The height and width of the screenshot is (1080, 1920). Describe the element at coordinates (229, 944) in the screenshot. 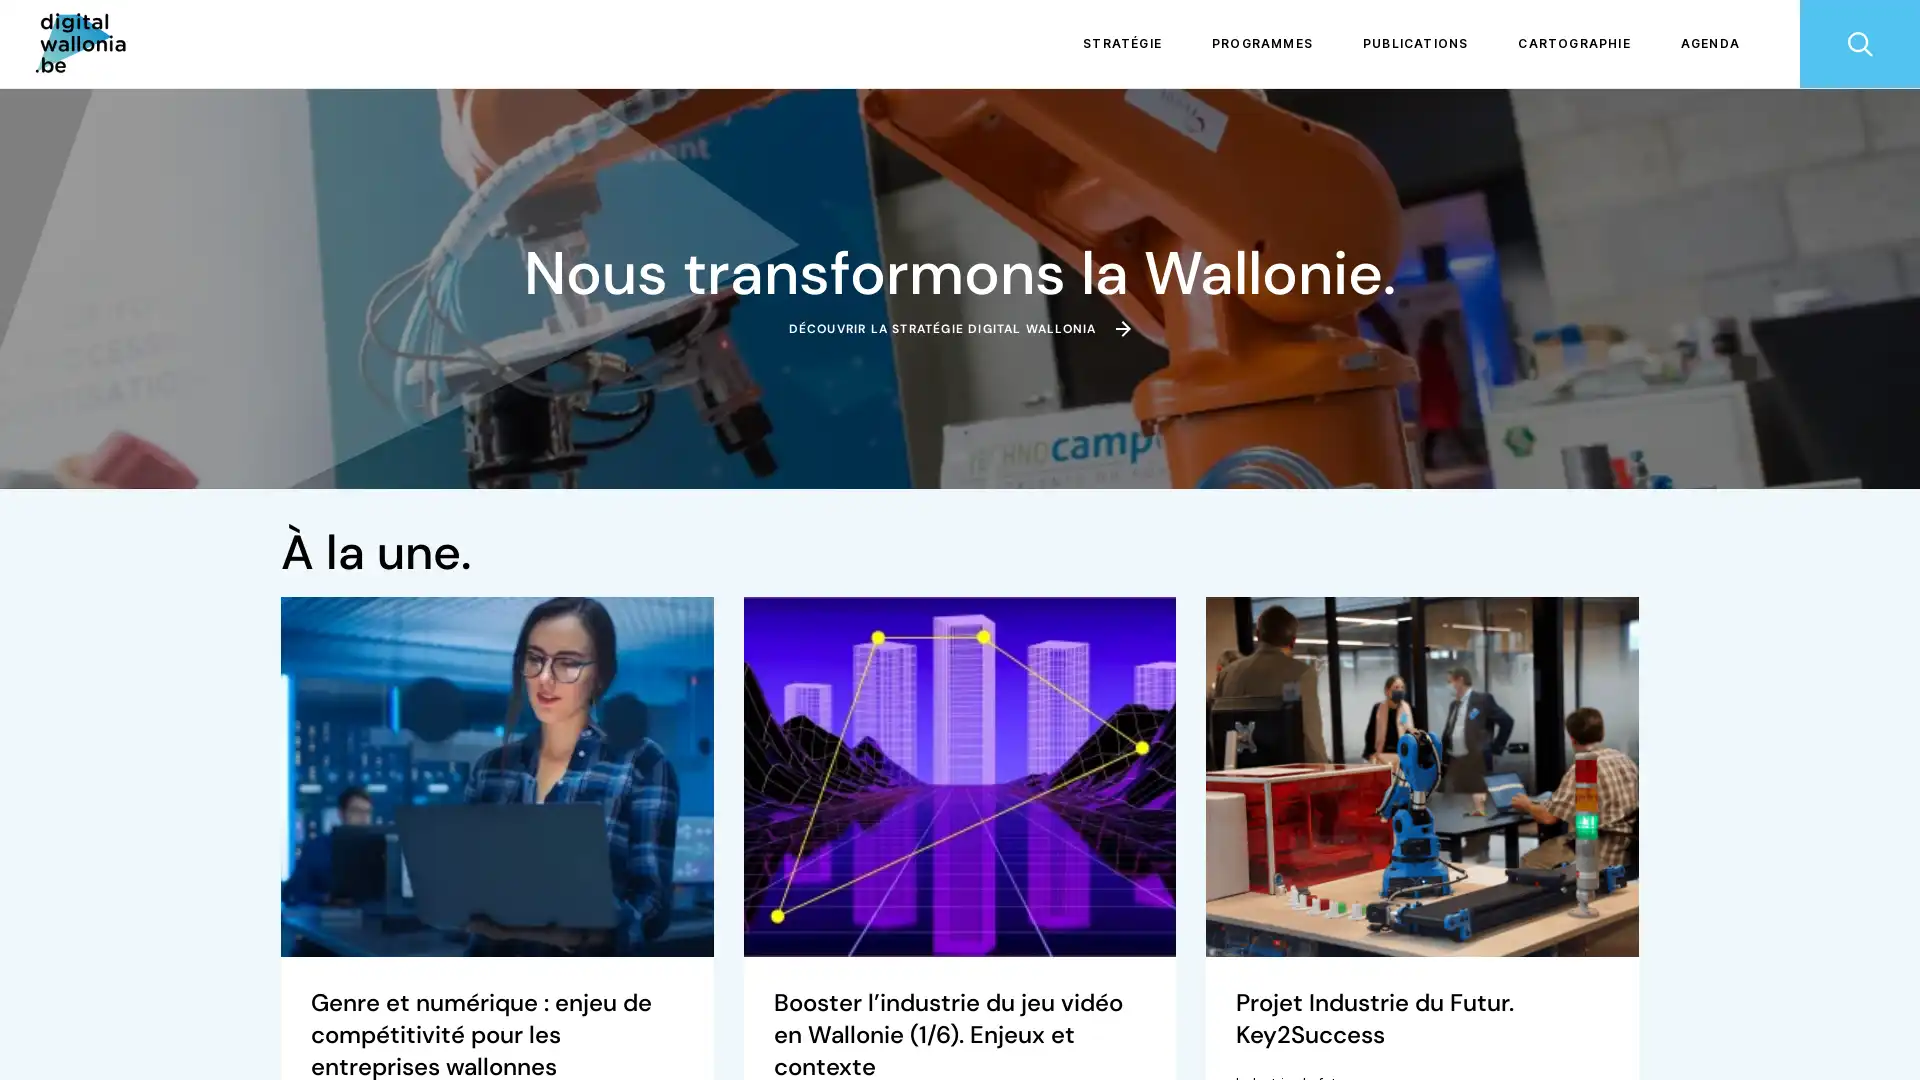

I see `Consentements certifies par` at that location.